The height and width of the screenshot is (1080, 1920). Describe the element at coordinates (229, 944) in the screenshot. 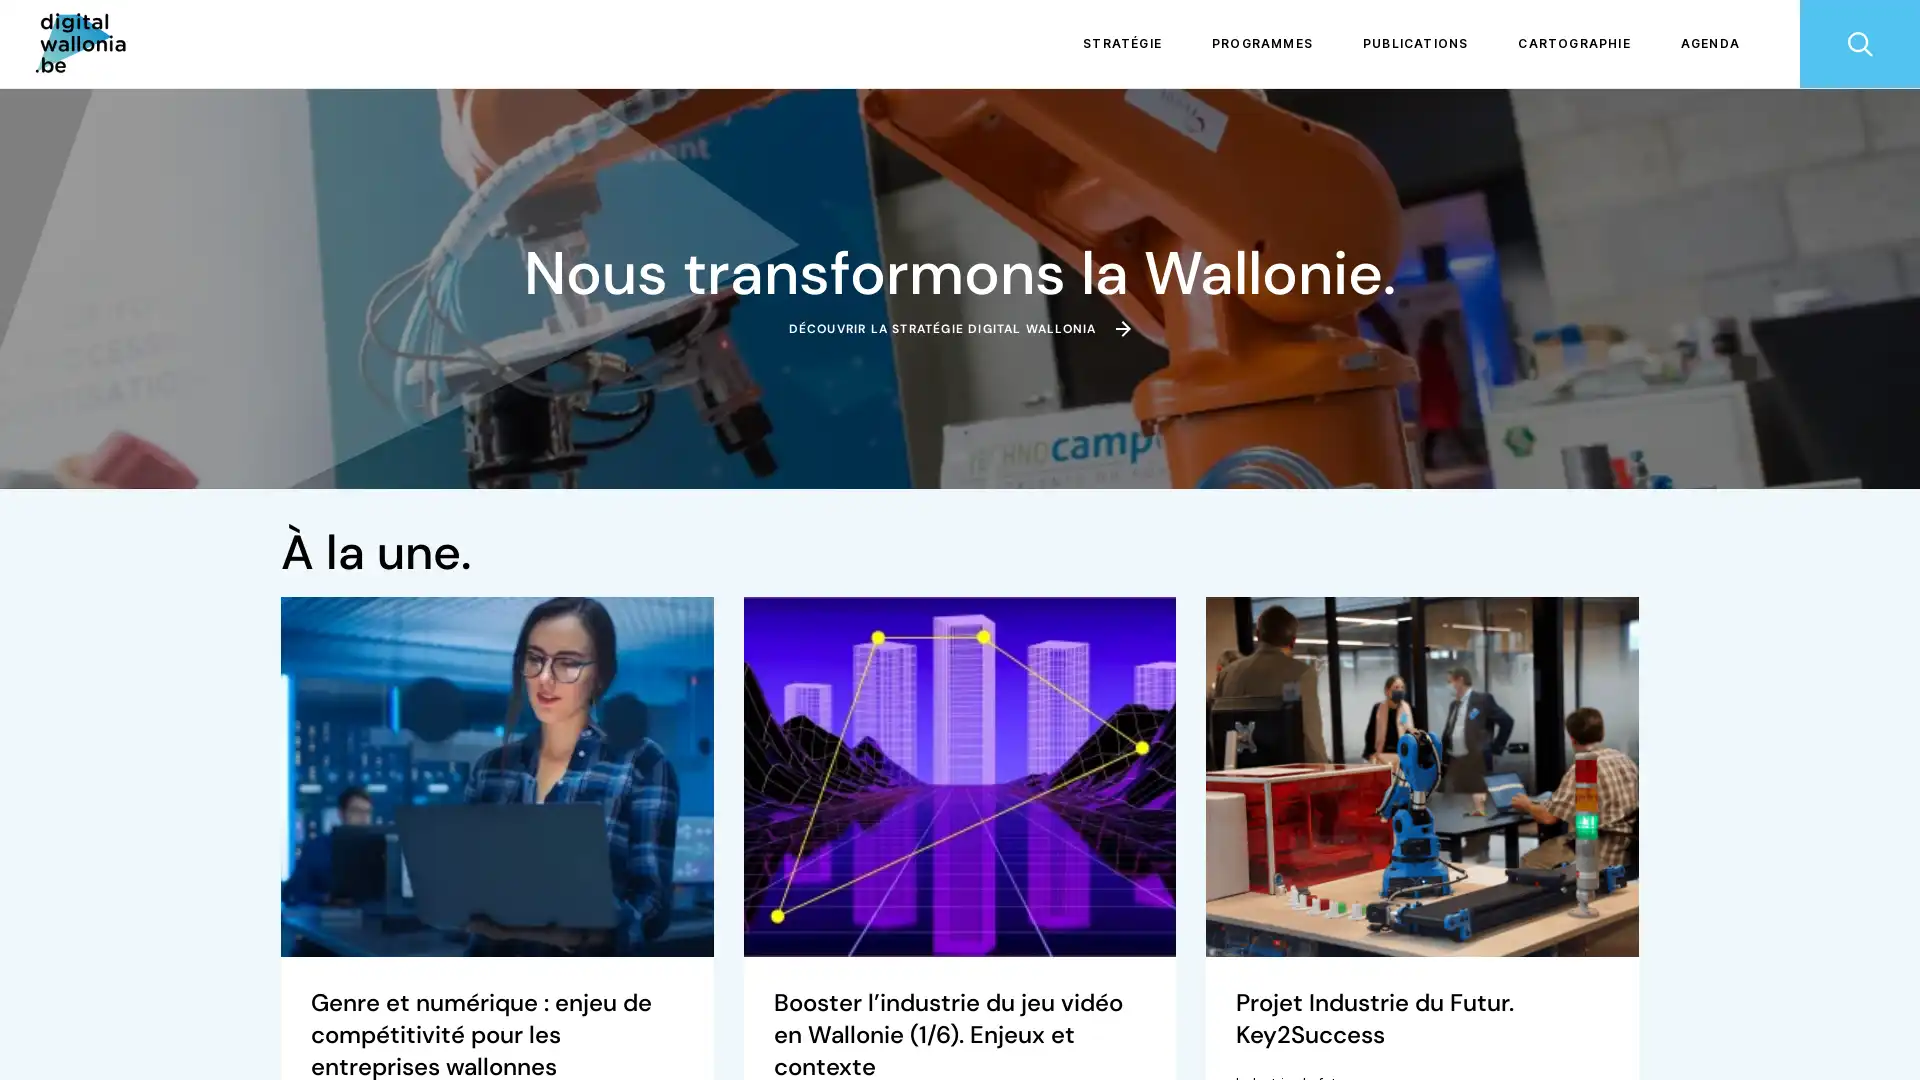

I see `Consentements certifies par` at that location.